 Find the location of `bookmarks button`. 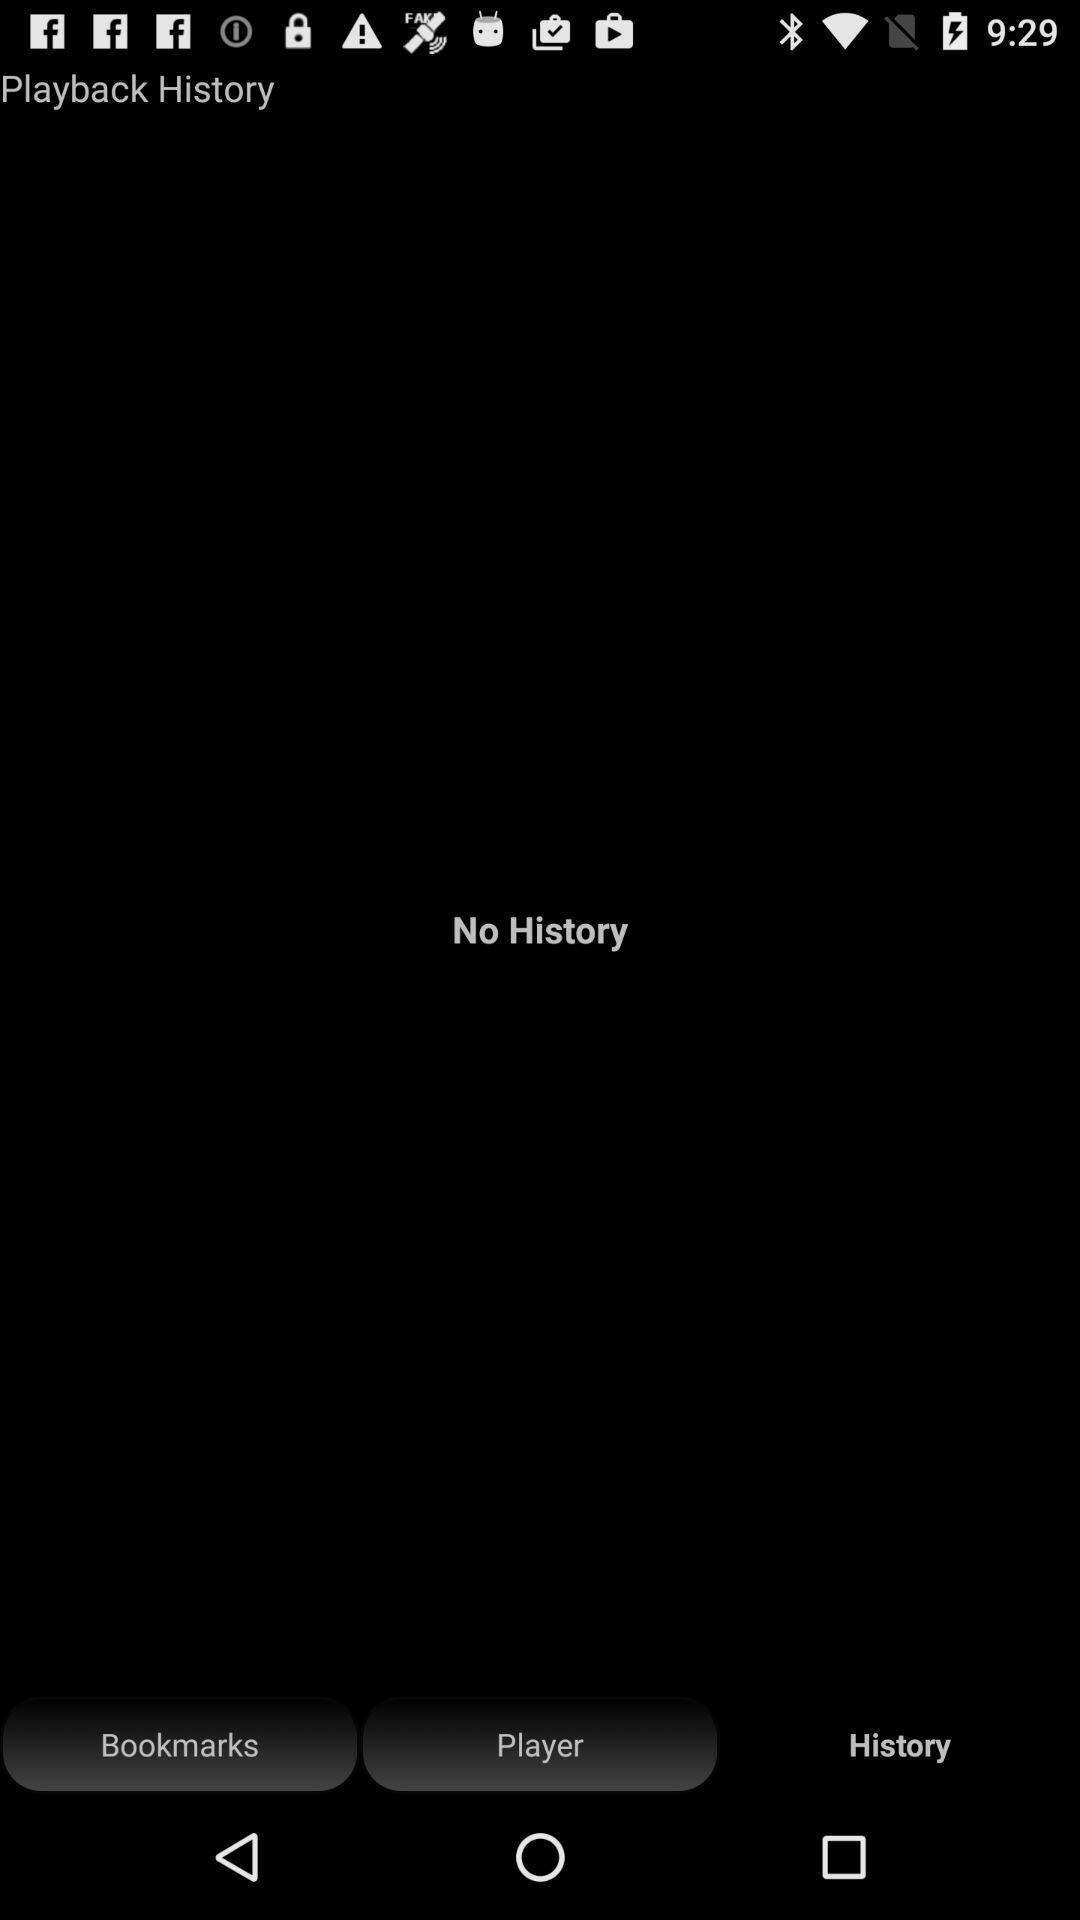

bookmarks button is located at coordinates (180, 1744).